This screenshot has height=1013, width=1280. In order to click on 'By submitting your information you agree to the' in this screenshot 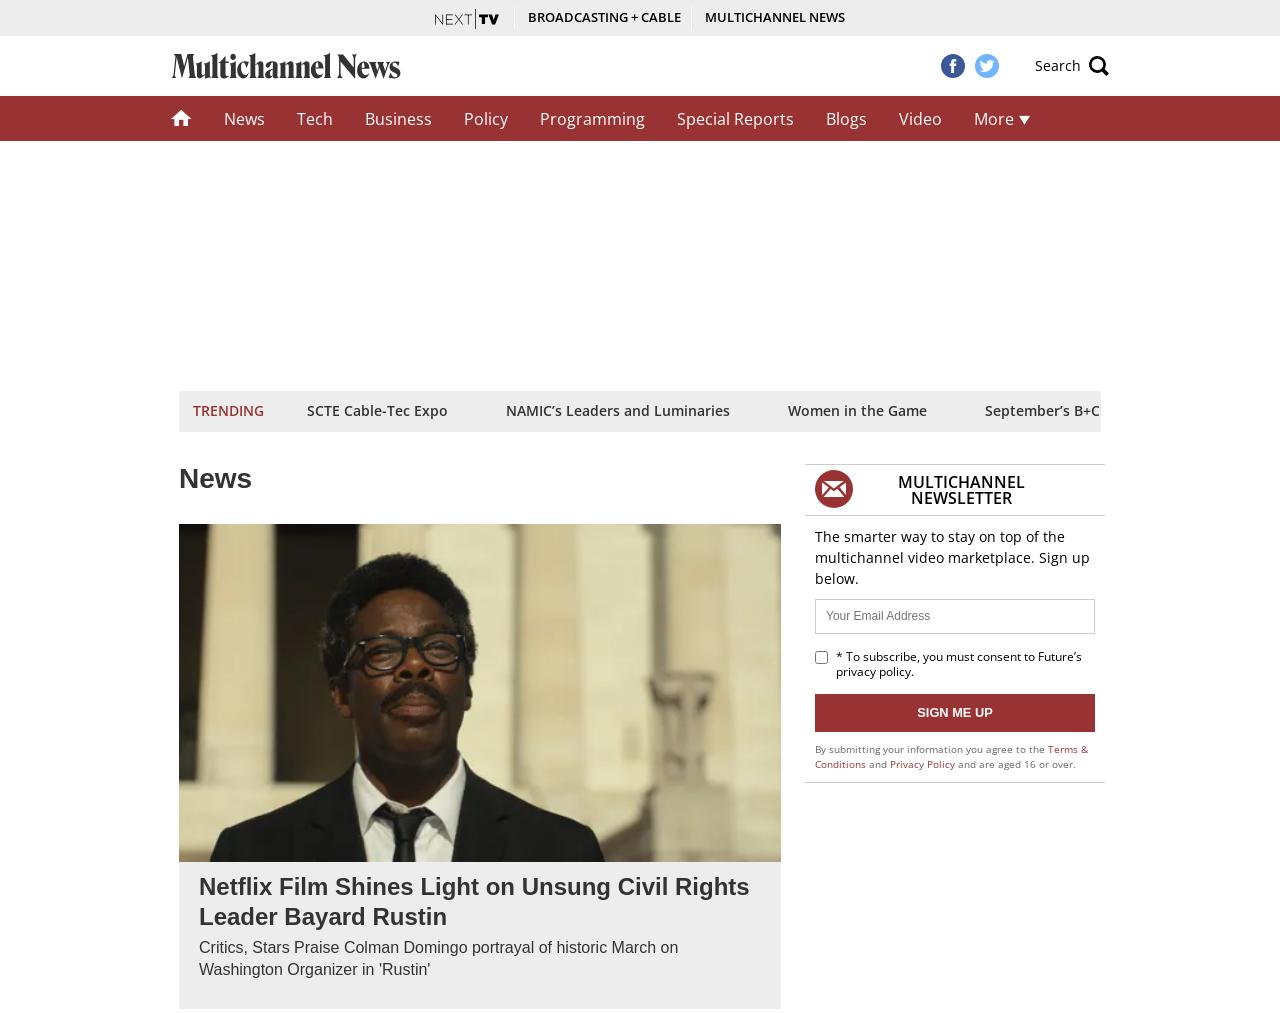, I will do `click(930, 747)`.